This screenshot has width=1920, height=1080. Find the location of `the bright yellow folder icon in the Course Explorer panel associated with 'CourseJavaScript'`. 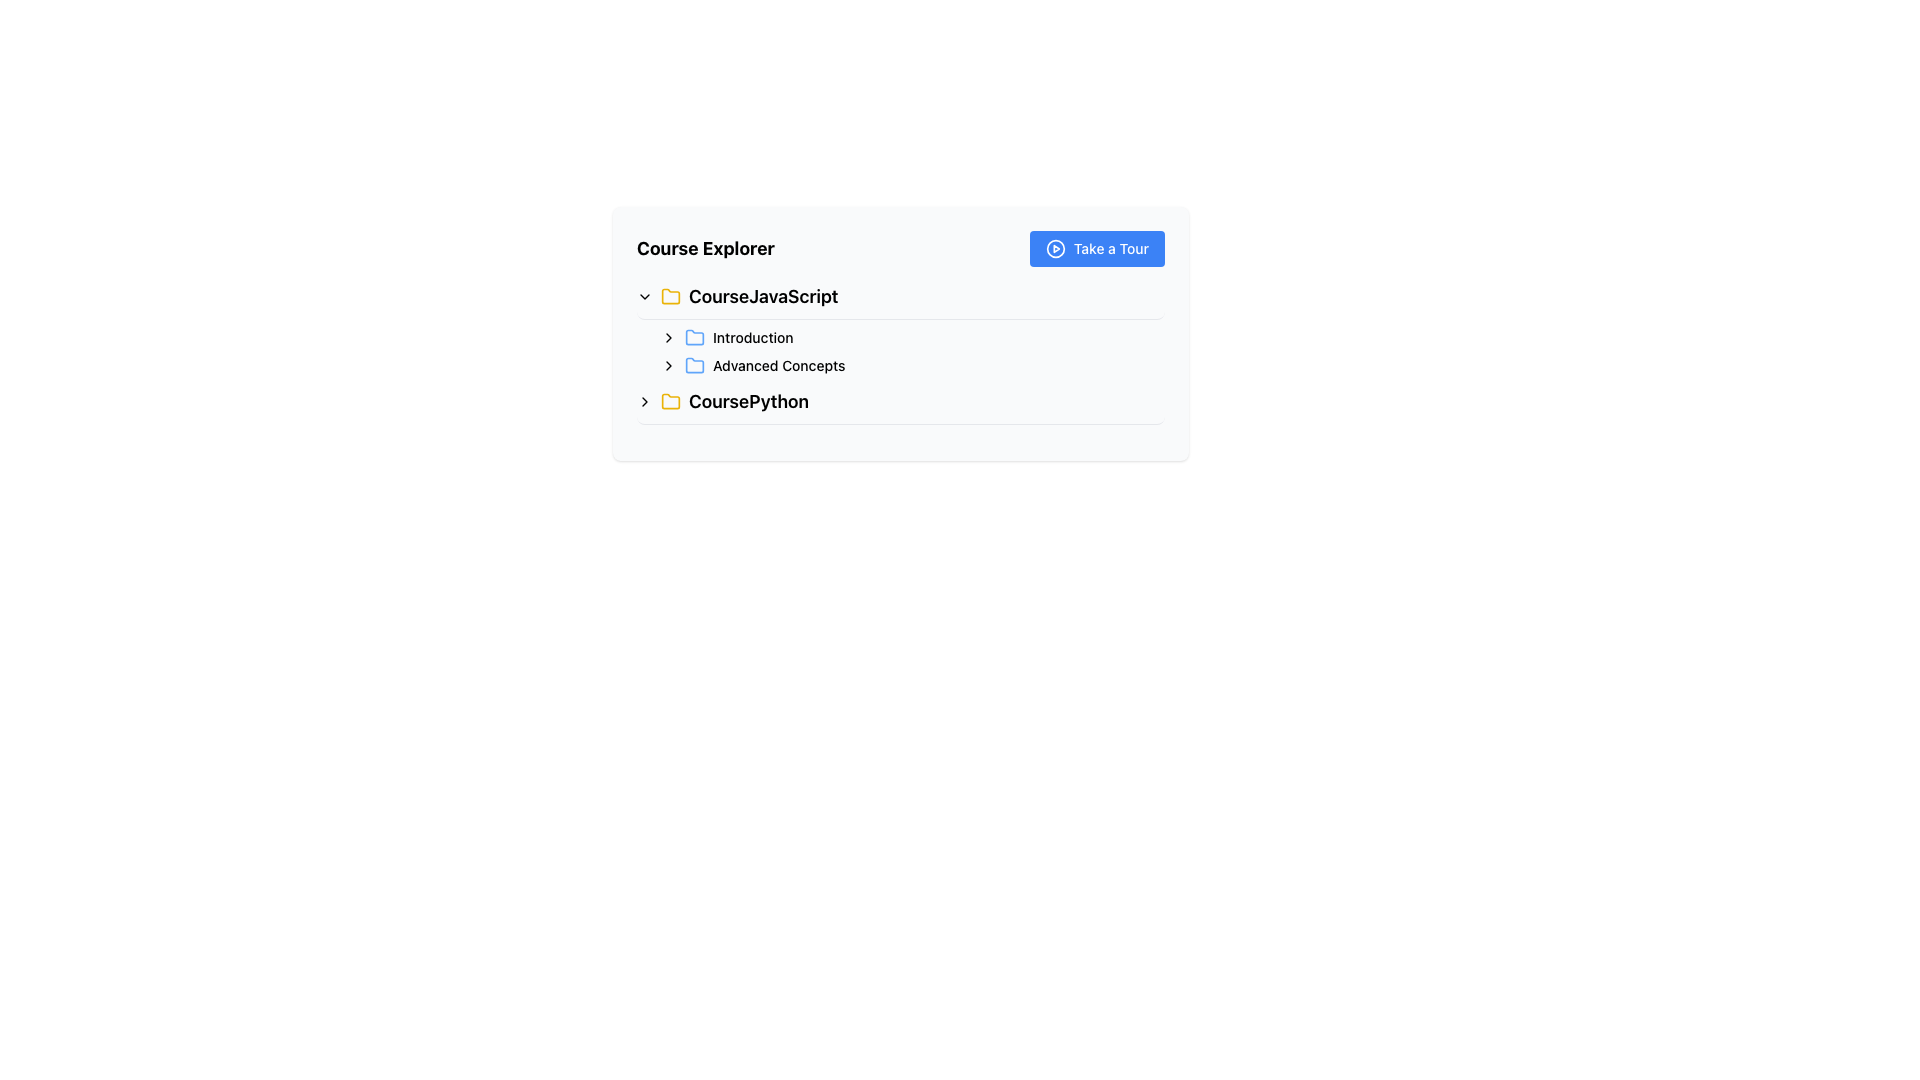

the bright yellow folder icon in the Course Explorer panel associated with 'CourseJavaScript' is located at coordinates (671, 296).